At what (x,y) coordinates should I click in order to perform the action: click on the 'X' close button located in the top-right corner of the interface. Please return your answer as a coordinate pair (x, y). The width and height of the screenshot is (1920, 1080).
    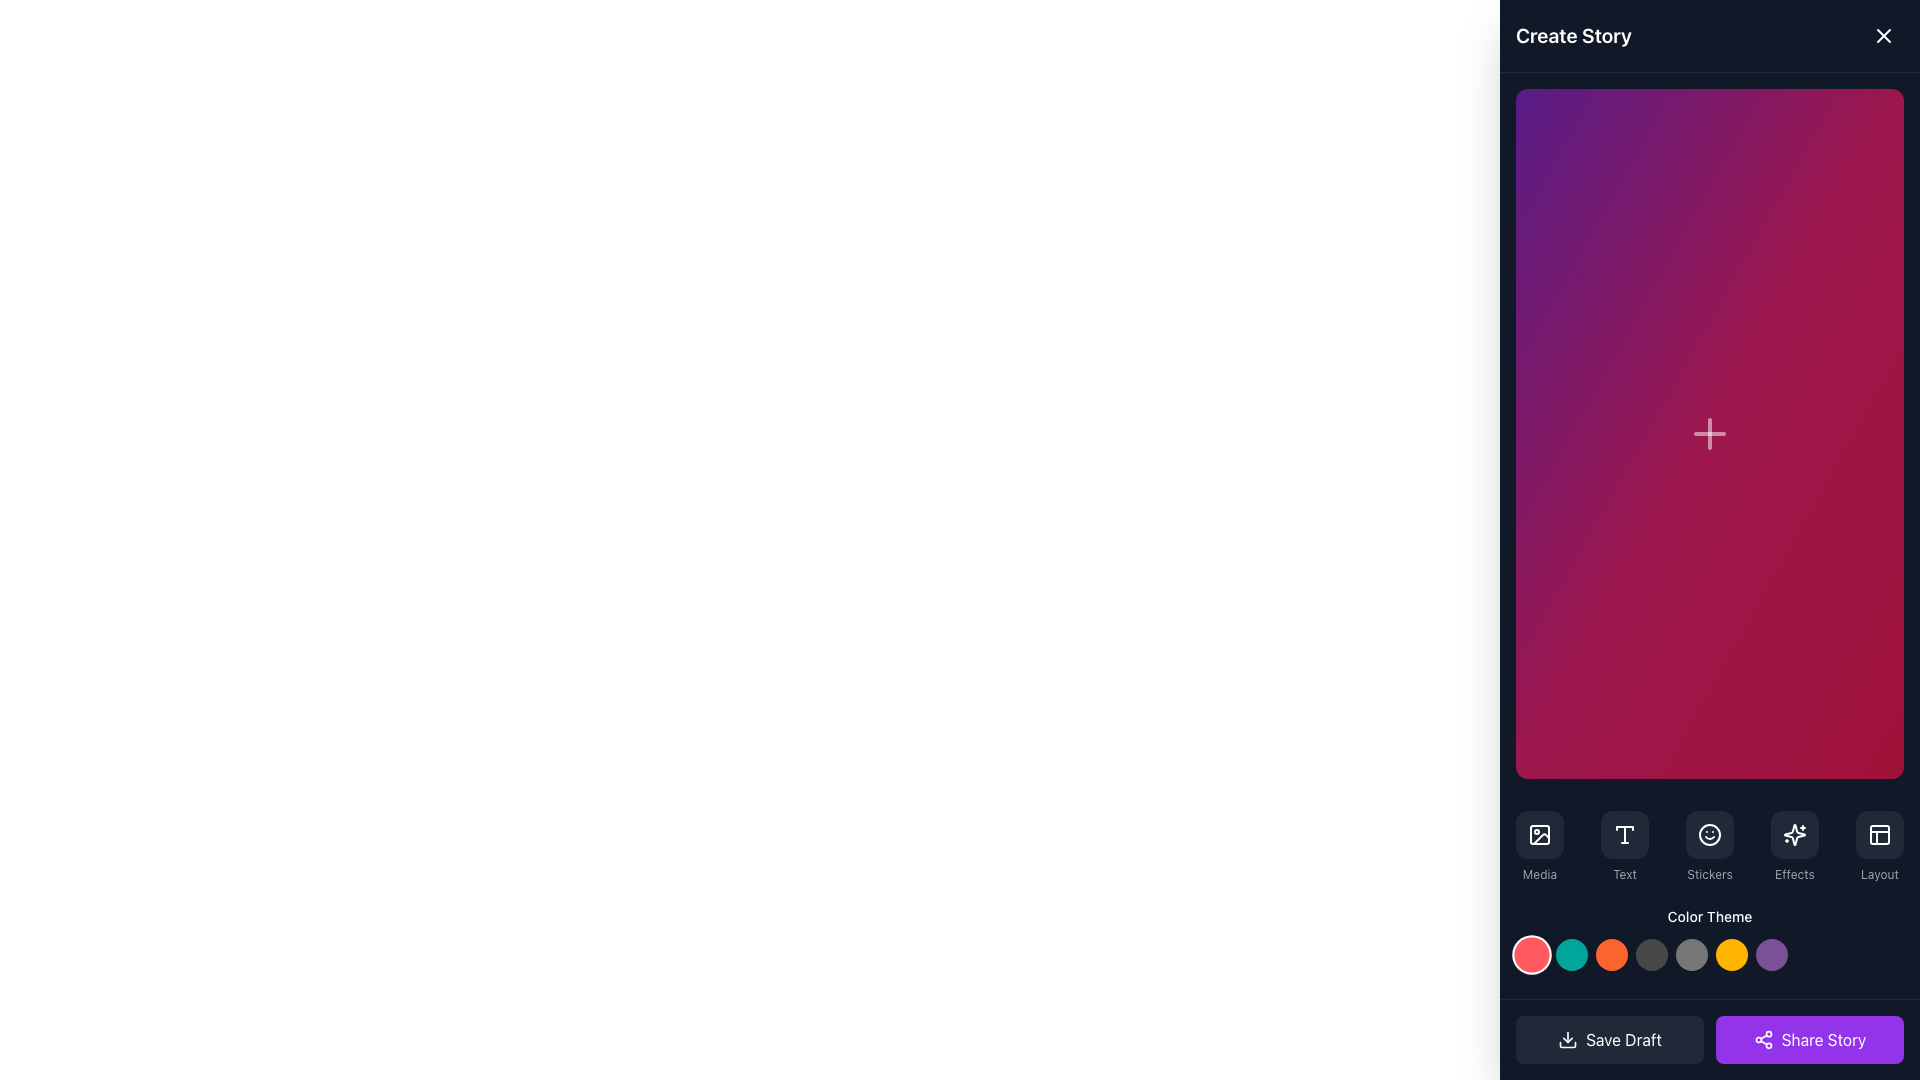
    Looking at the image, I should click on (1882, 35).